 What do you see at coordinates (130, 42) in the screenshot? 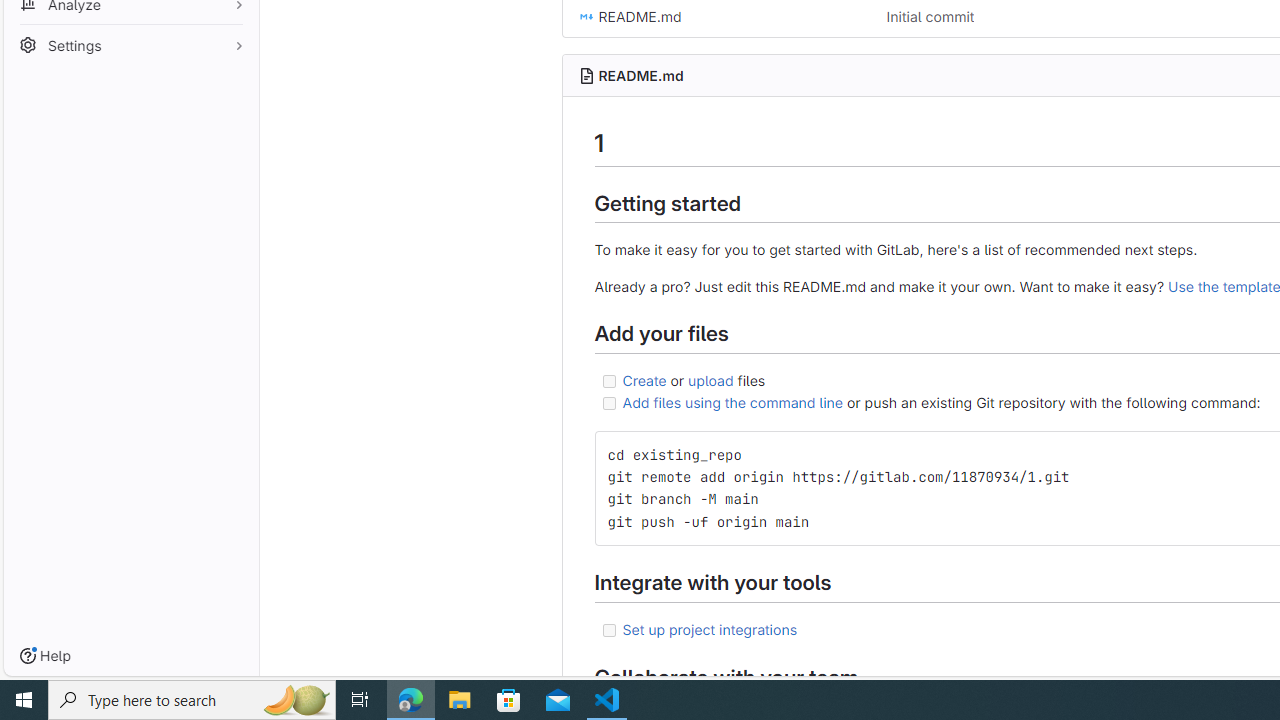
I see `'Settings'` at bounding box center [130, 42].